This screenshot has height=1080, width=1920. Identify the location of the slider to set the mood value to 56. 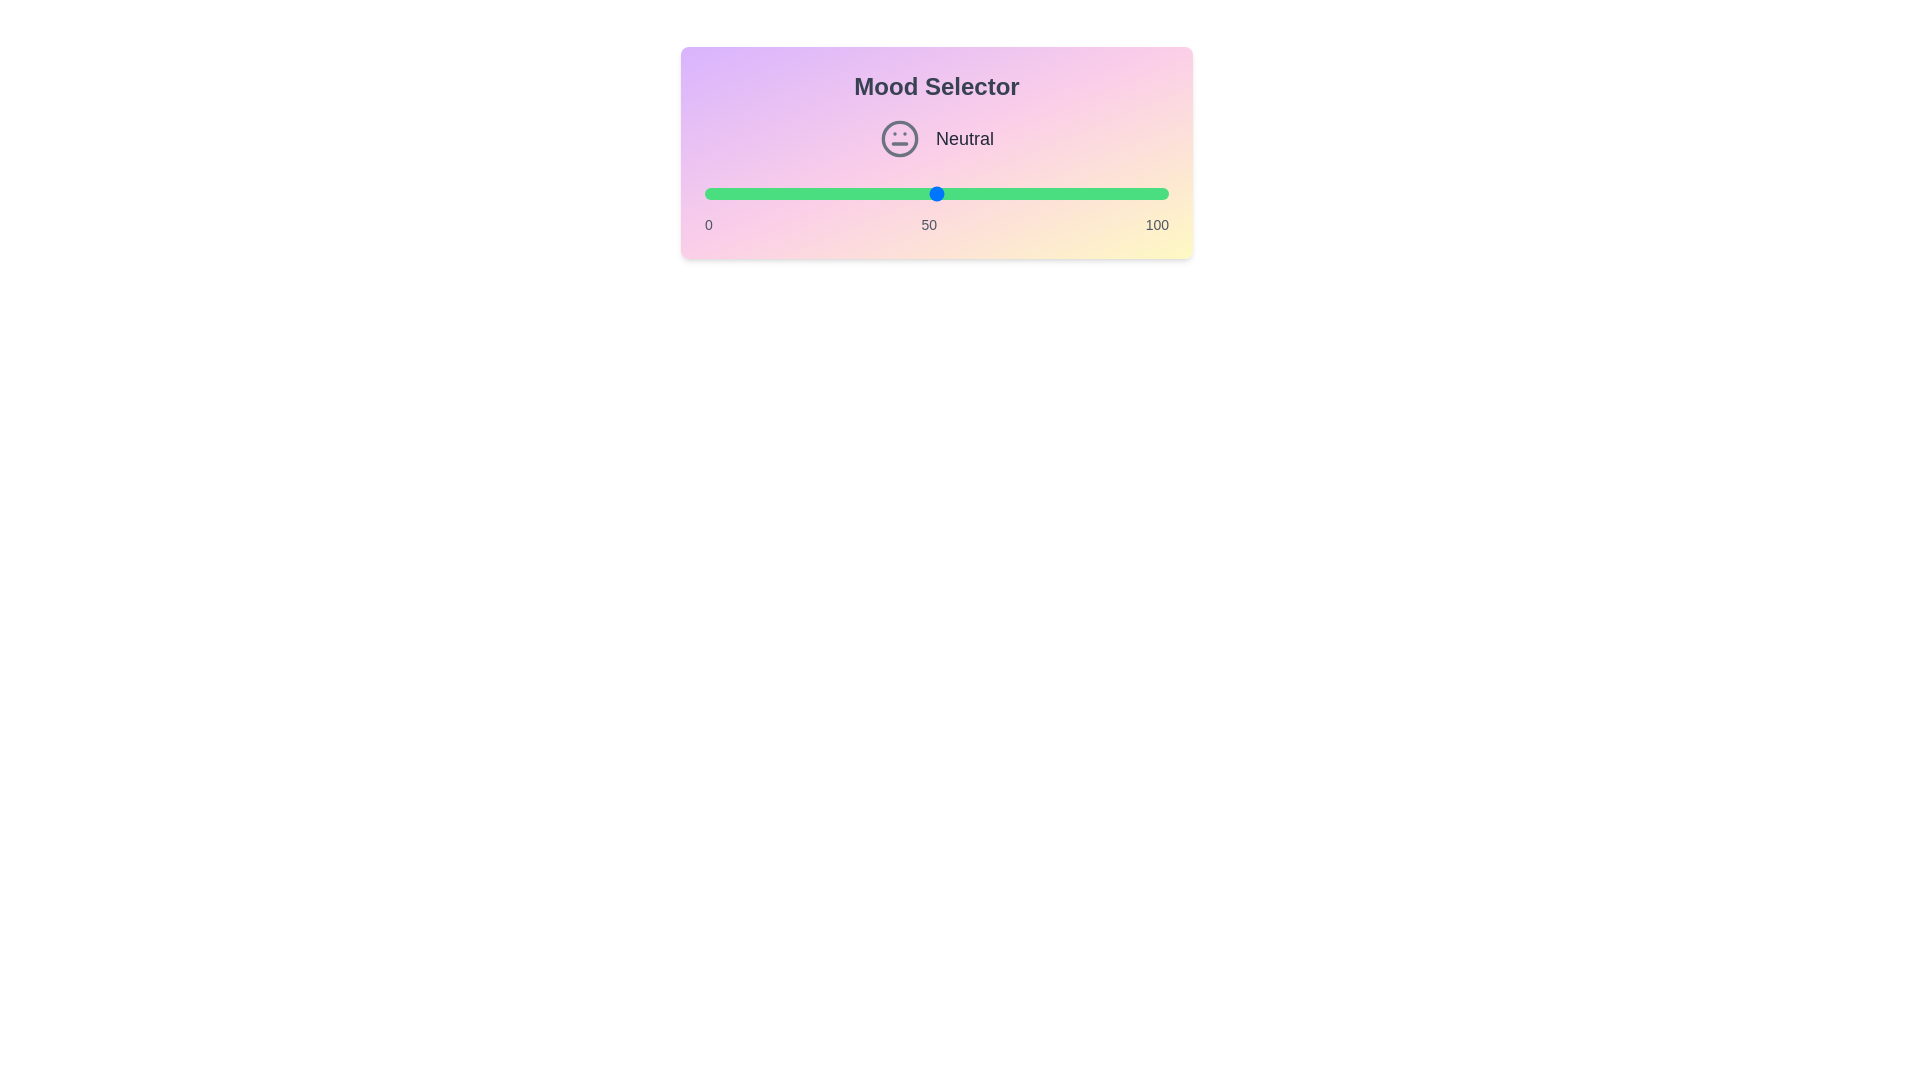
(964, 193).